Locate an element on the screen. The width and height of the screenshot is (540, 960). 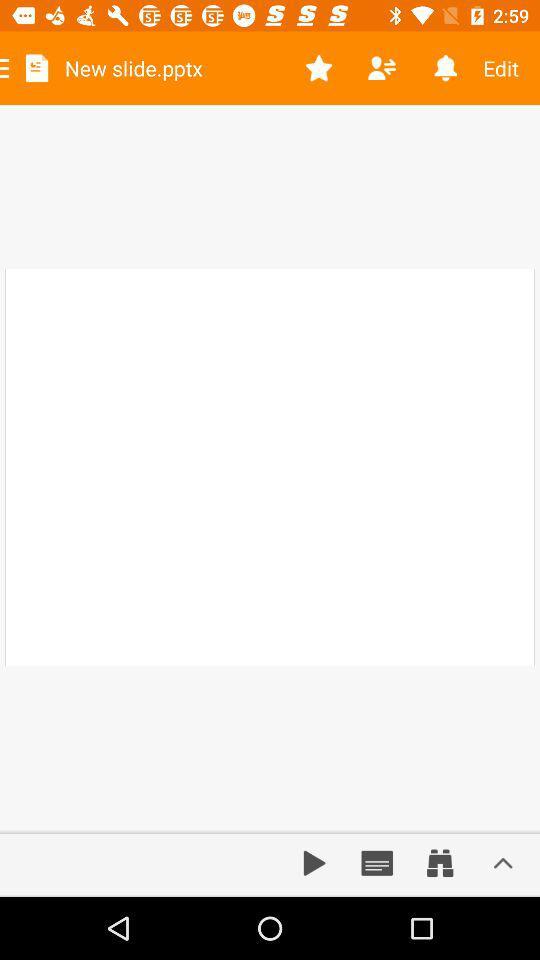
check calendar is located at coordinates (377, 862).